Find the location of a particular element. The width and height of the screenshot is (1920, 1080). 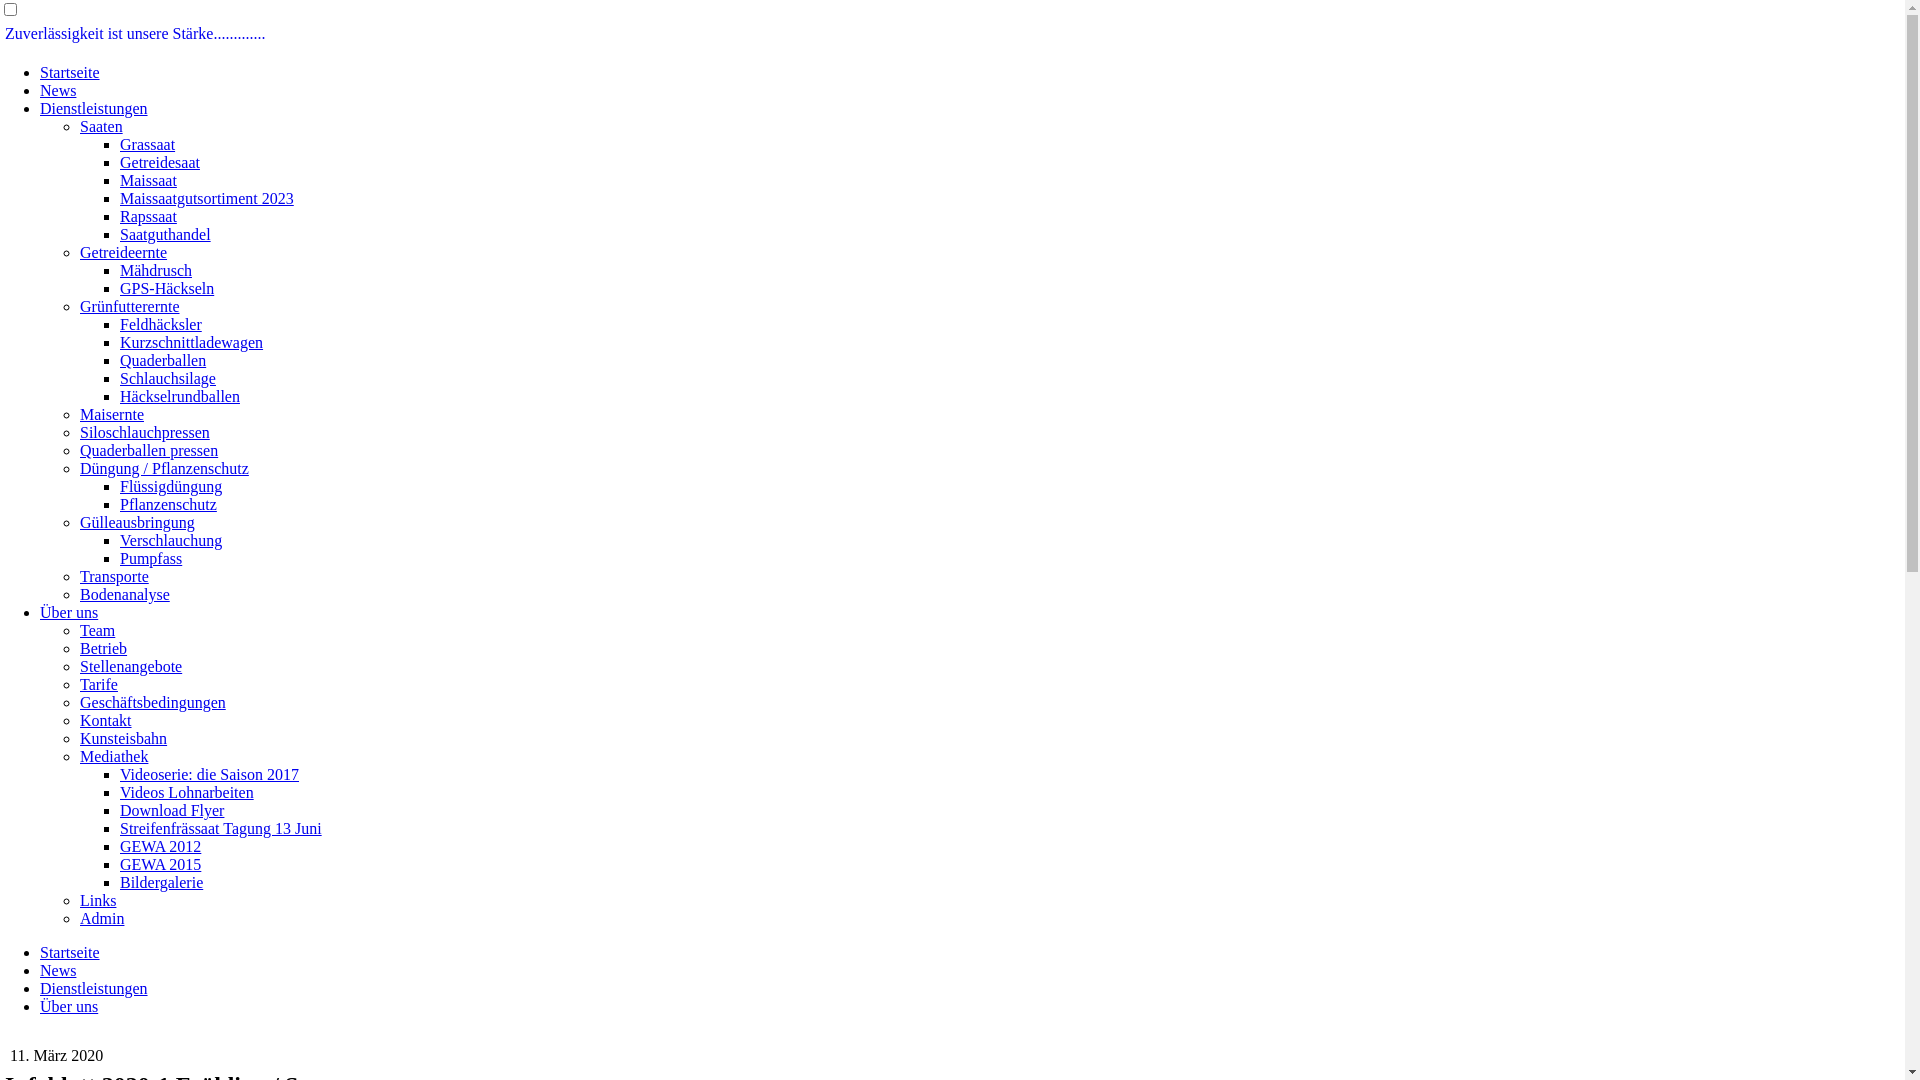

'Kurzschnittladewagen' is located at coordinates (191, 341).